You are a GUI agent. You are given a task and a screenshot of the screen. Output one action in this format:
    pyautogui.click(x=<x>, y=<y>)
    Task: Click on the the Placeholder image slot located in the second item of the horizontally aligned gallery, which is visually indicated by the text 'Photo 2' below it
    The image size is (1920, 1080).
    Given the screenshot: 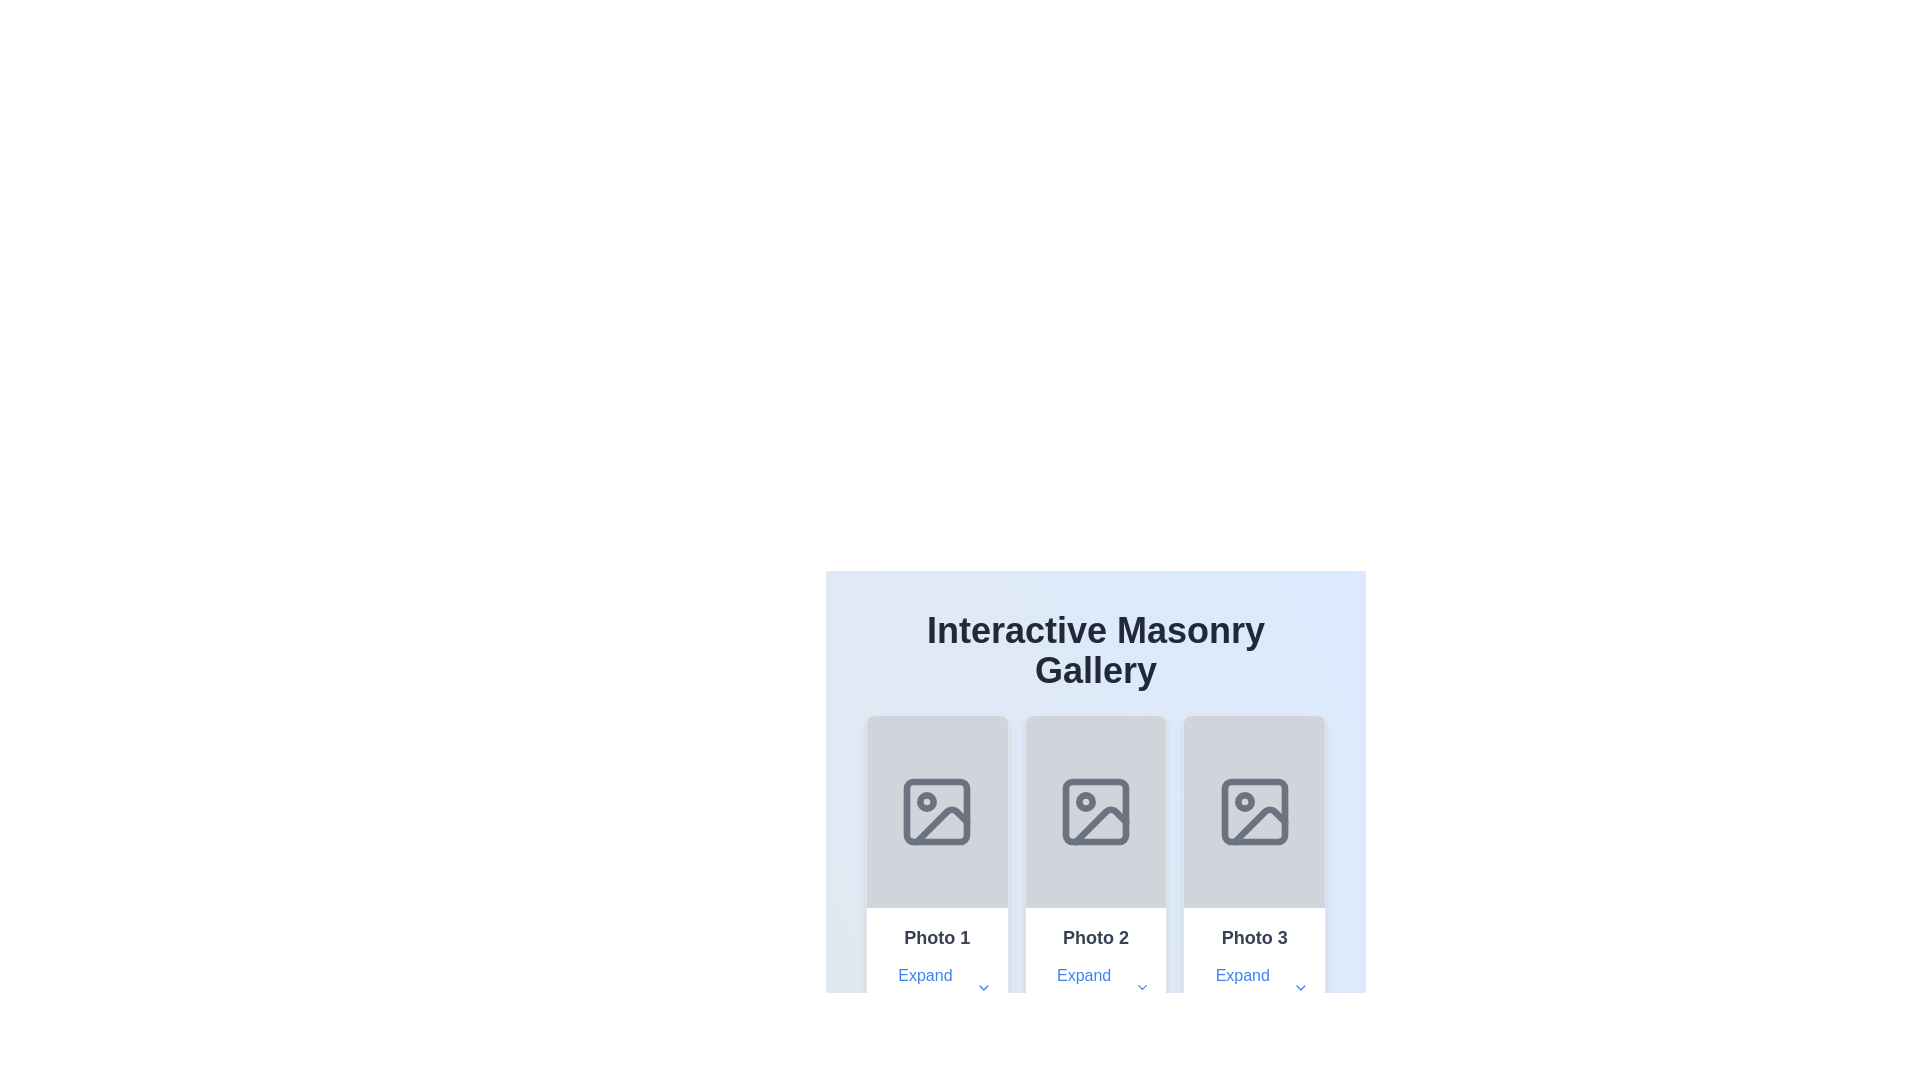 What is the action you would take?
    pyautogui.click(x=1094, y=812)
    